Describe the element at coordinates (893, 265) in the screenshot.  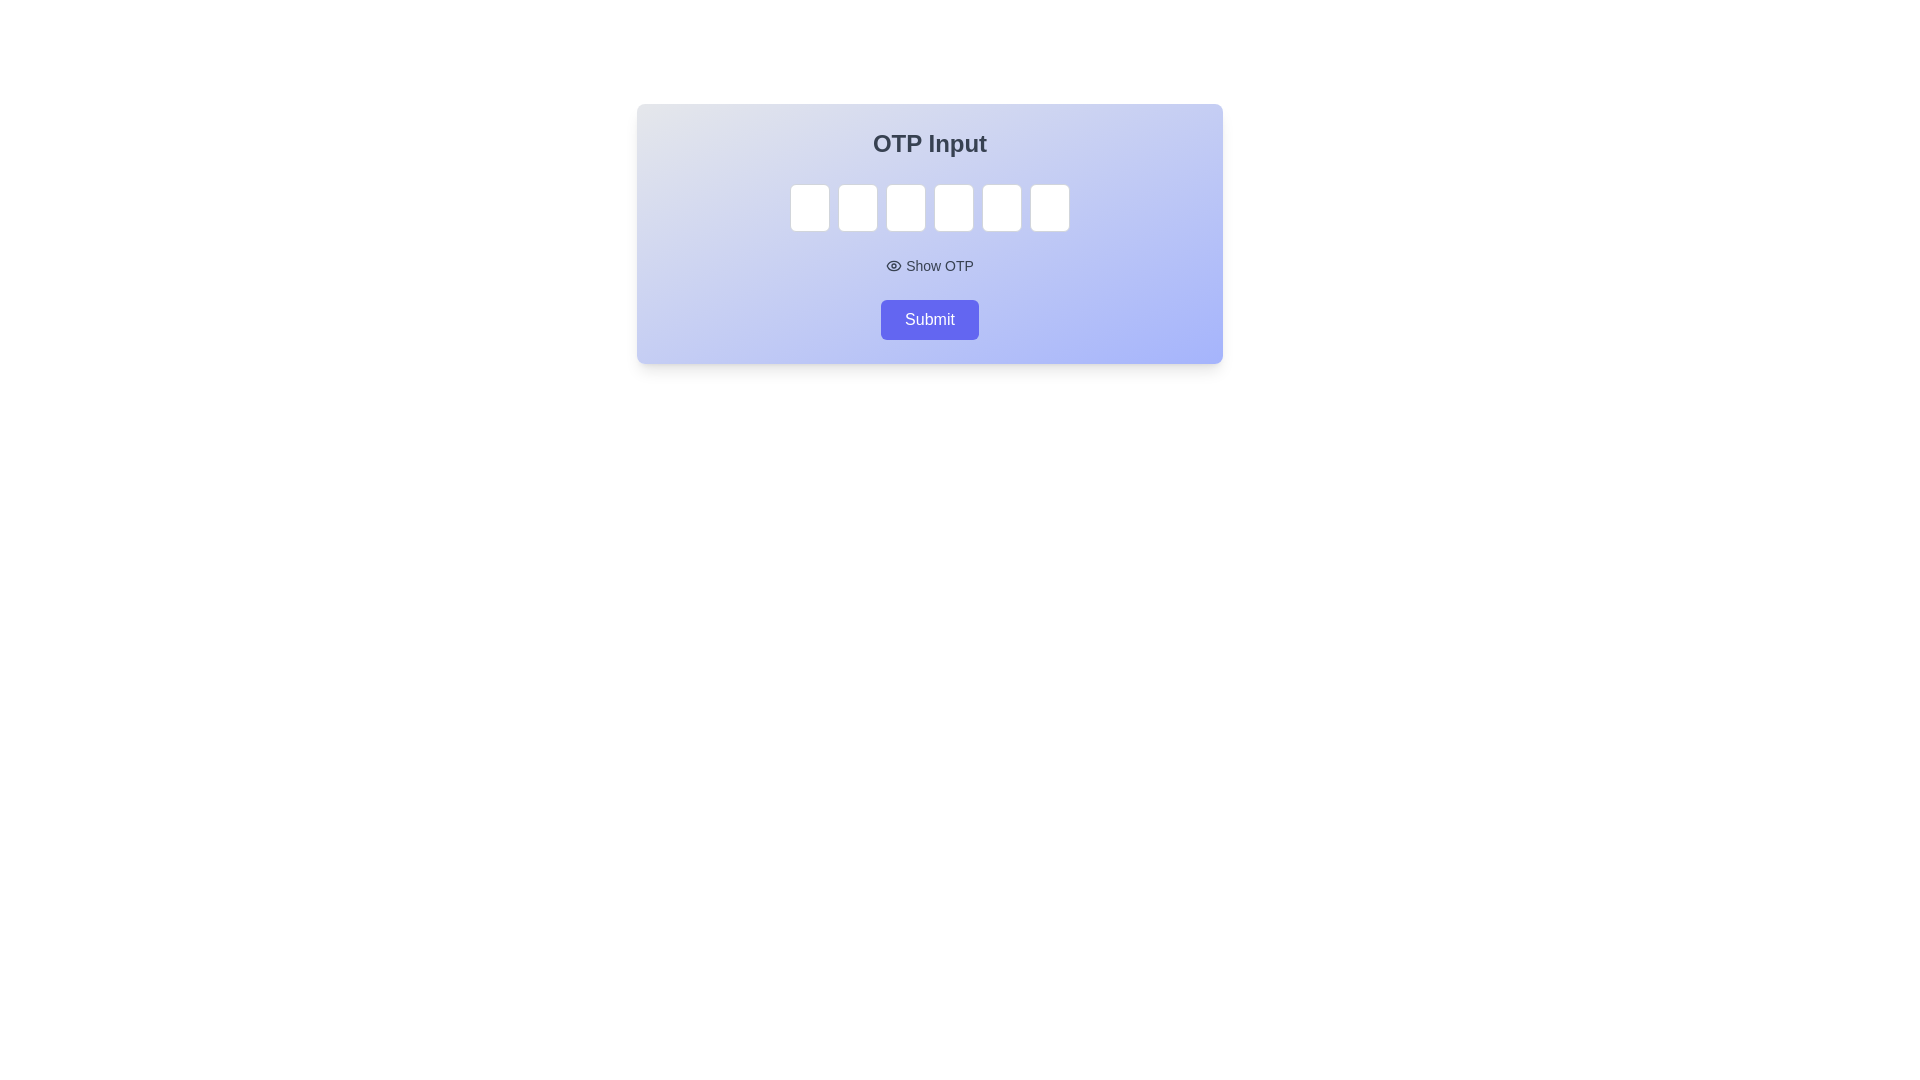
I see `the eye-like icon used to toggle the visibility of the OTP input value, located next to the 'Show OTP' context` at that location.